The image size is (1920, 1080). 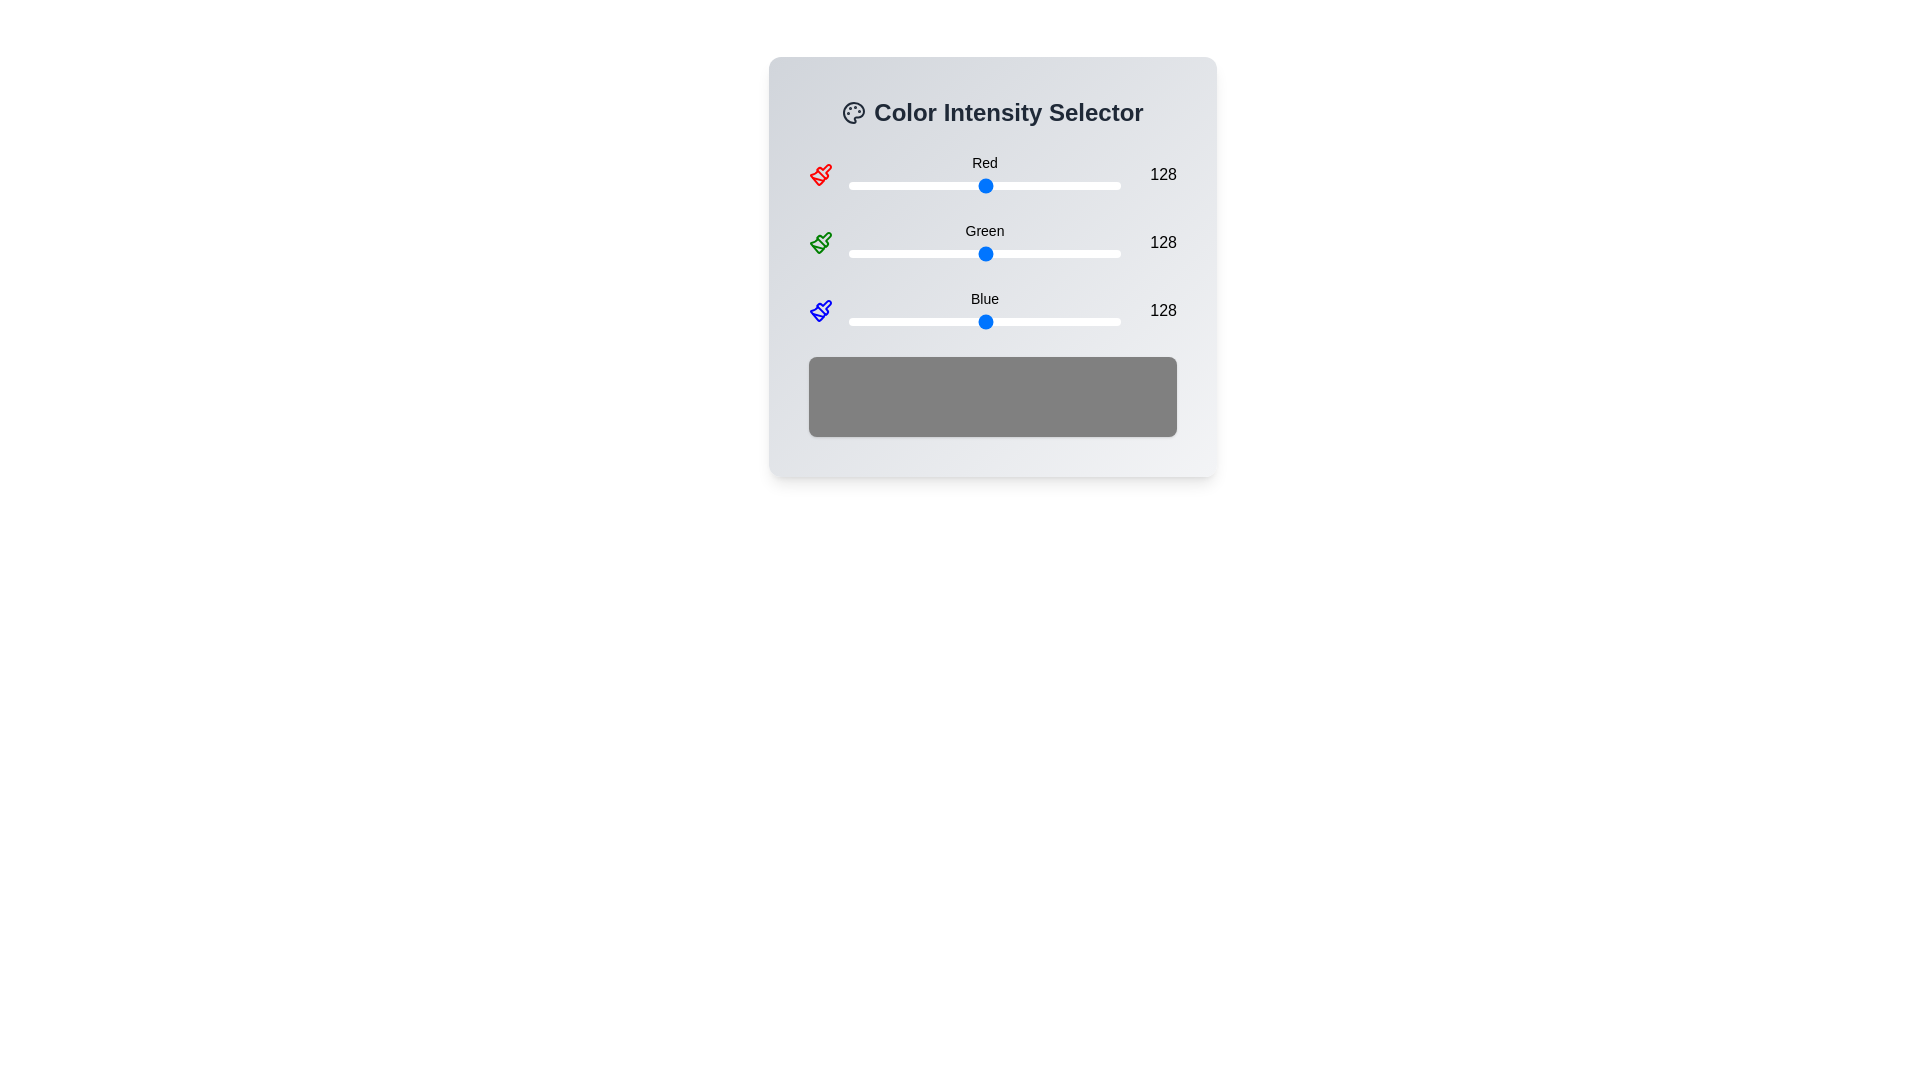 I want to click on the decorative icon for the 'Color Intensity Selector' feature located in the header, to the left of the text, so click(x=854, y=112).